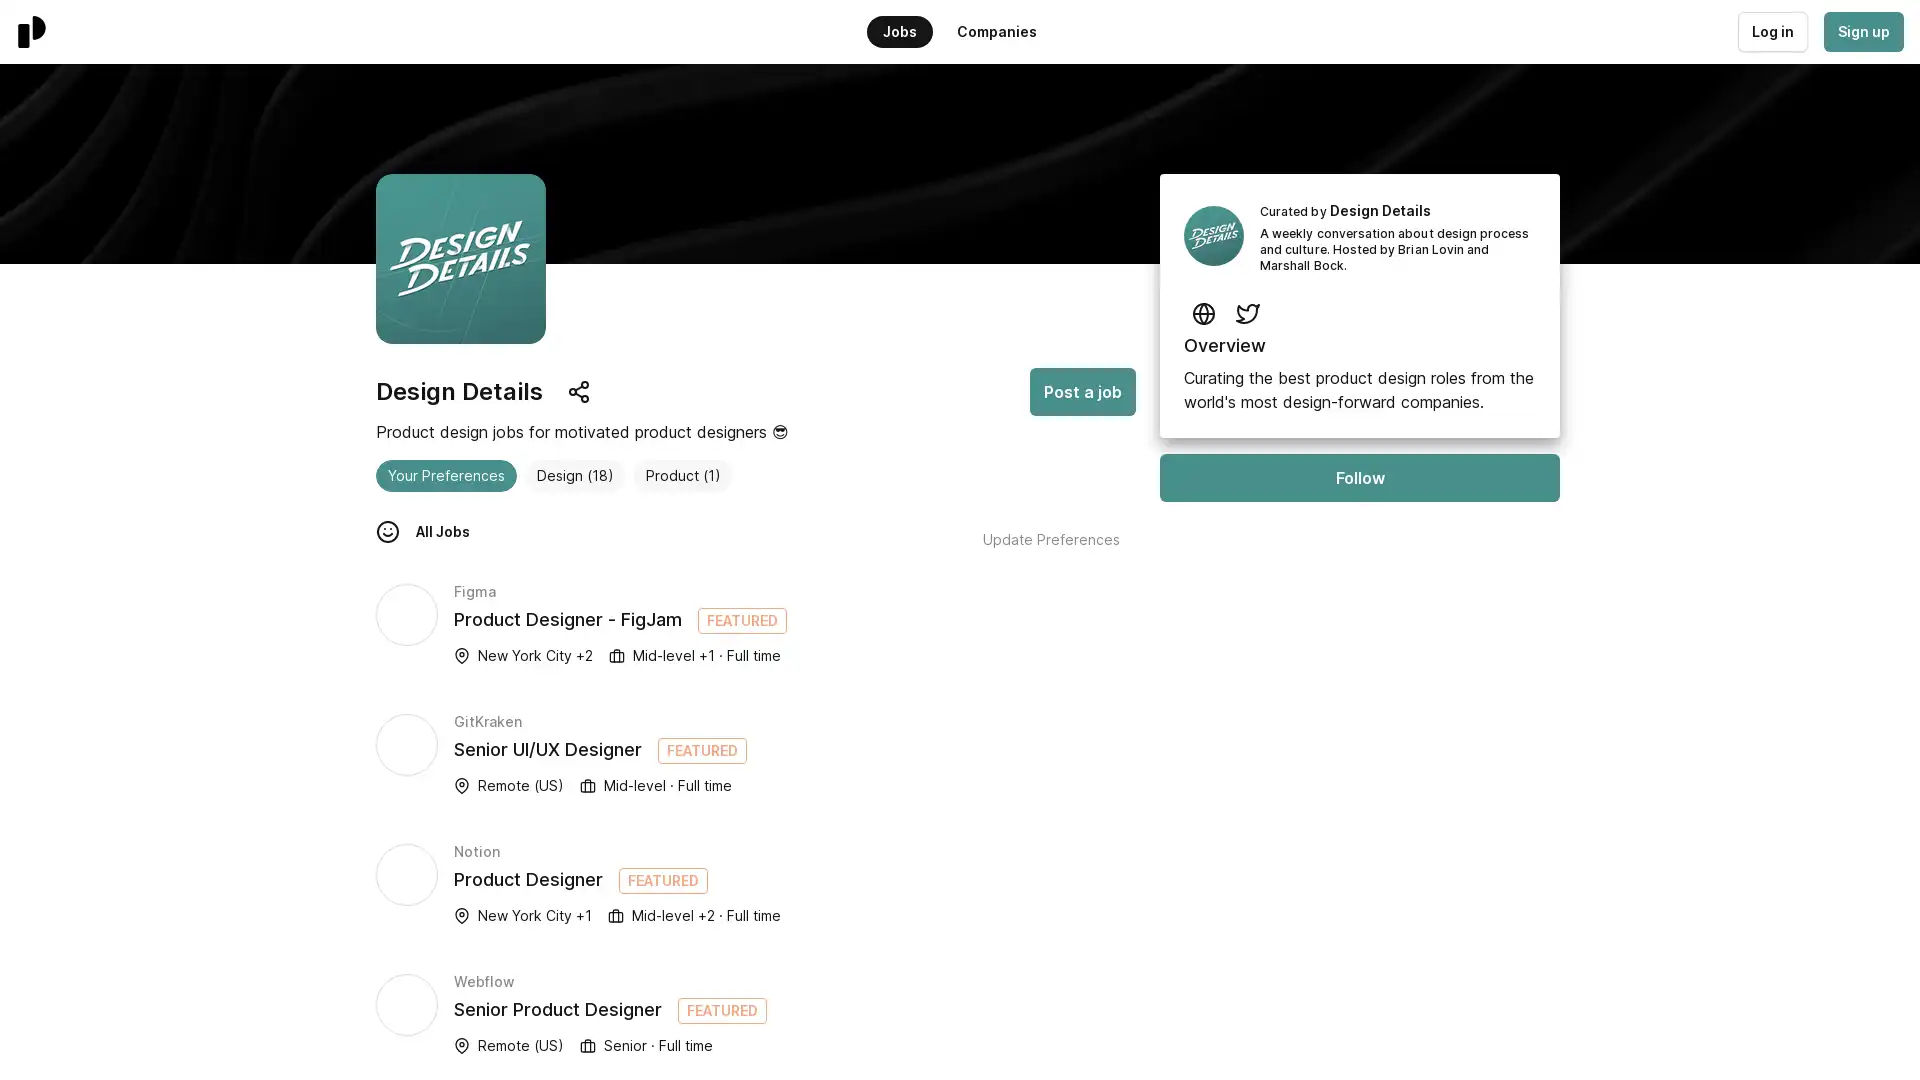  Describe the element at coordinates (1359, 478) in the screenshot. I see `Follow` at that location.